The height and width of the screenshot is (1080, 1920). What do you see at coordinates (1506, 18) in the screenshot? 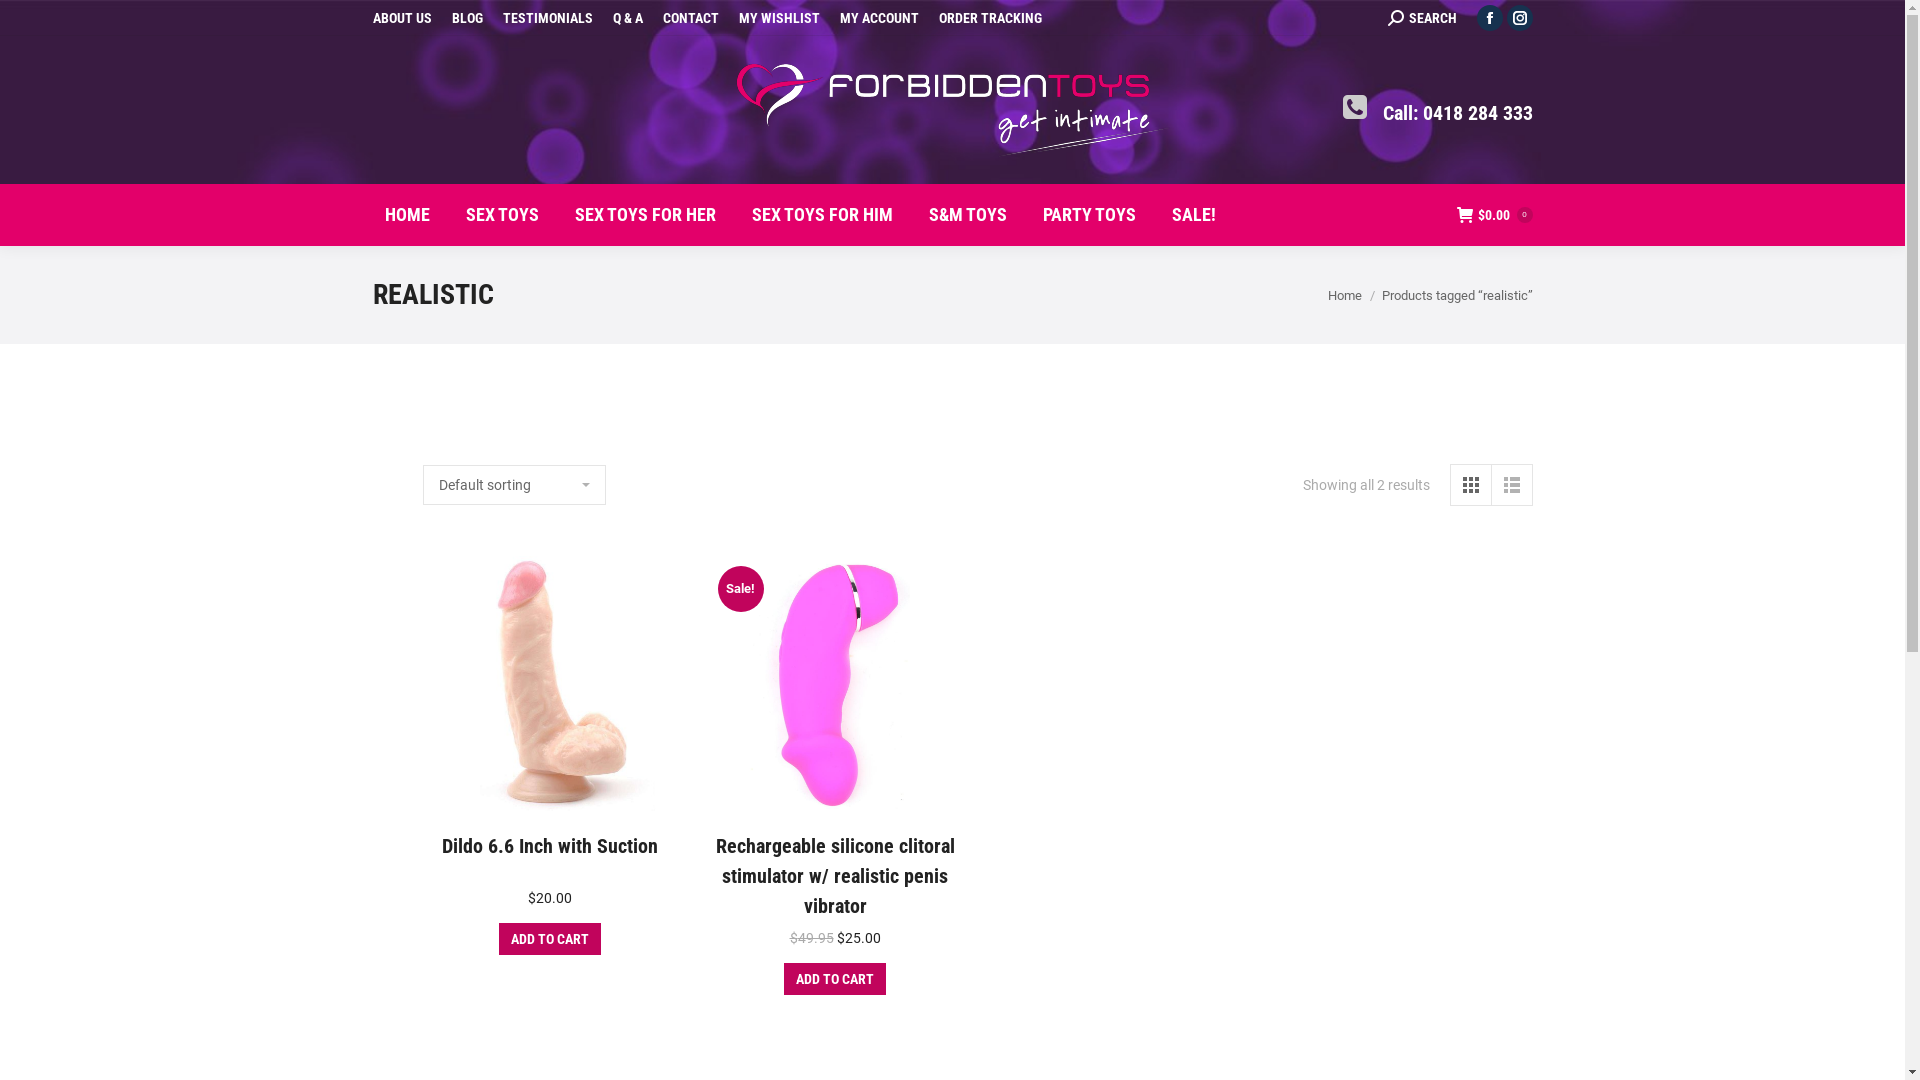
I see `'Instagram'` at bounding box center [1506, 18].